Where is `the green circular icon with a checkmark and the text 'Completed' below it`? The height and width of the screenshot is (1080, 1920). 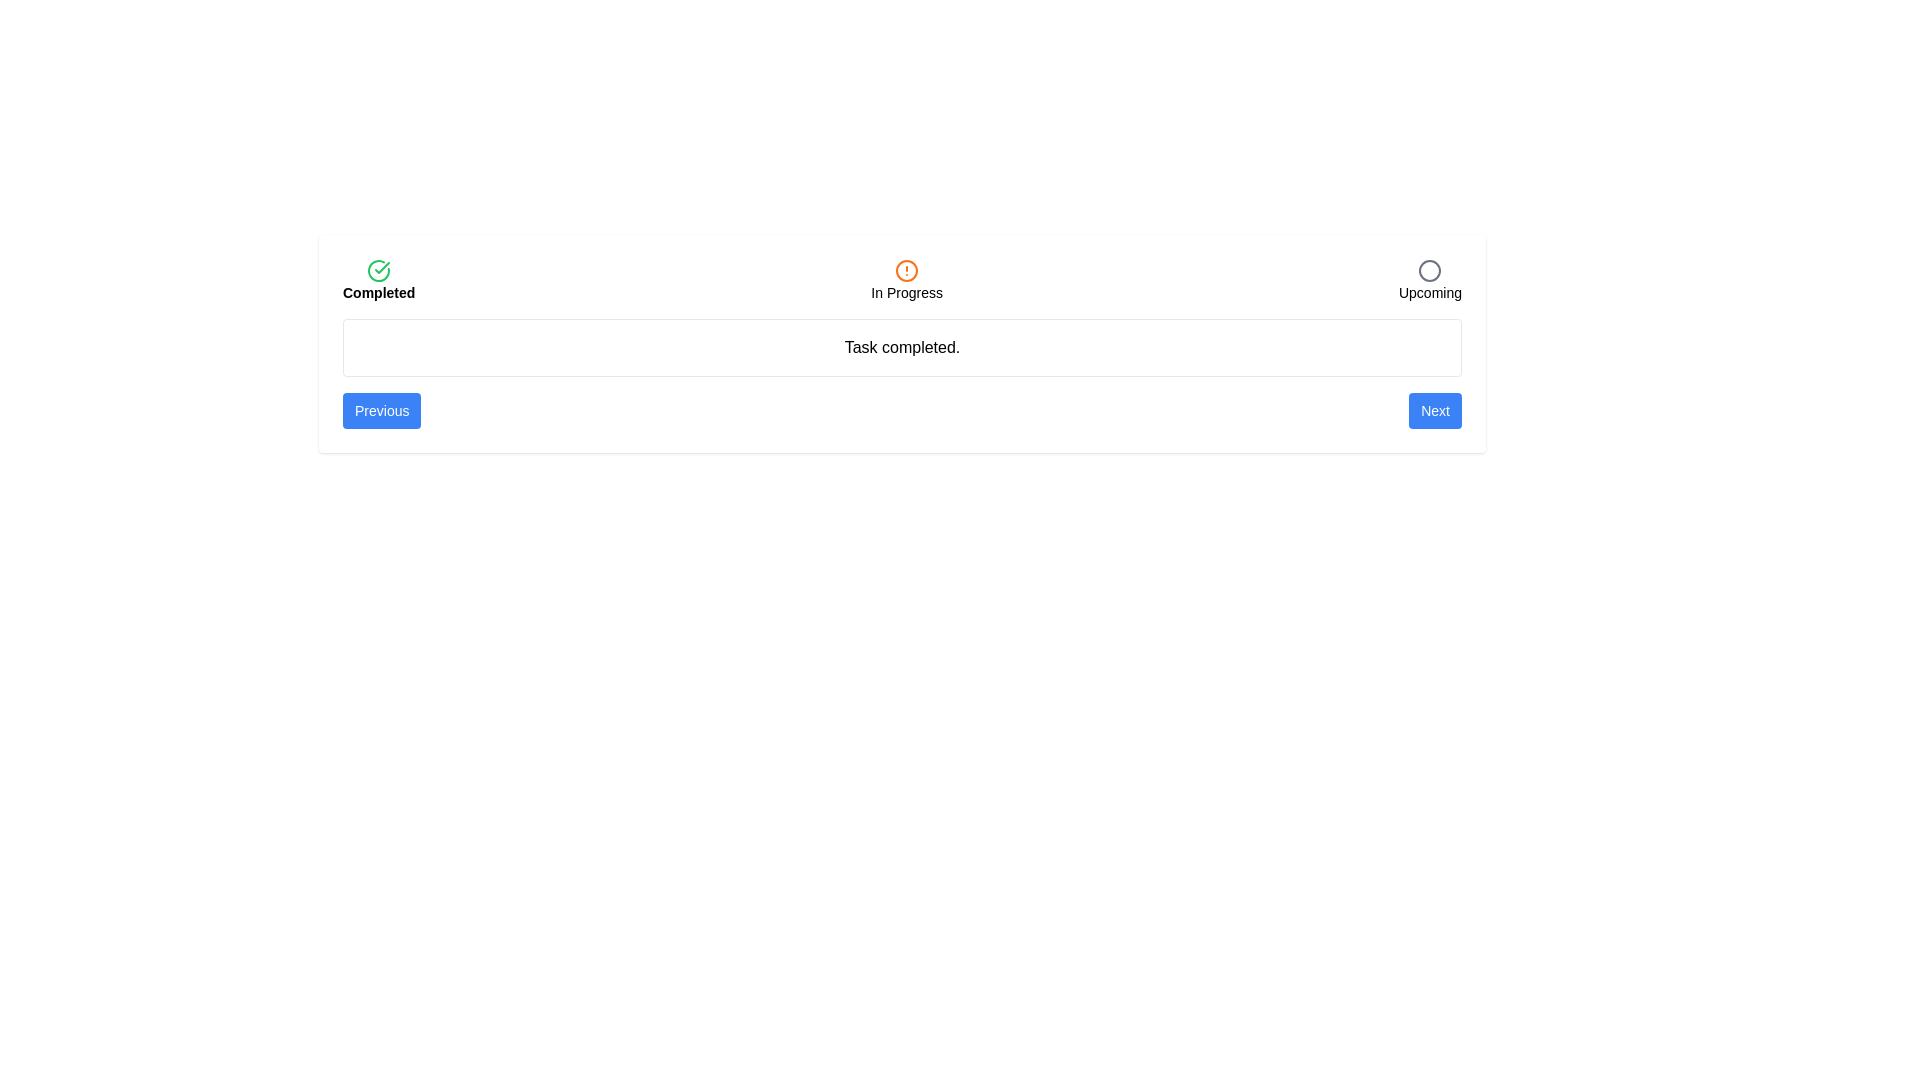 the green circular icon with a checkmark and the text 'Completed' below it is located at coordinates (379, 281).